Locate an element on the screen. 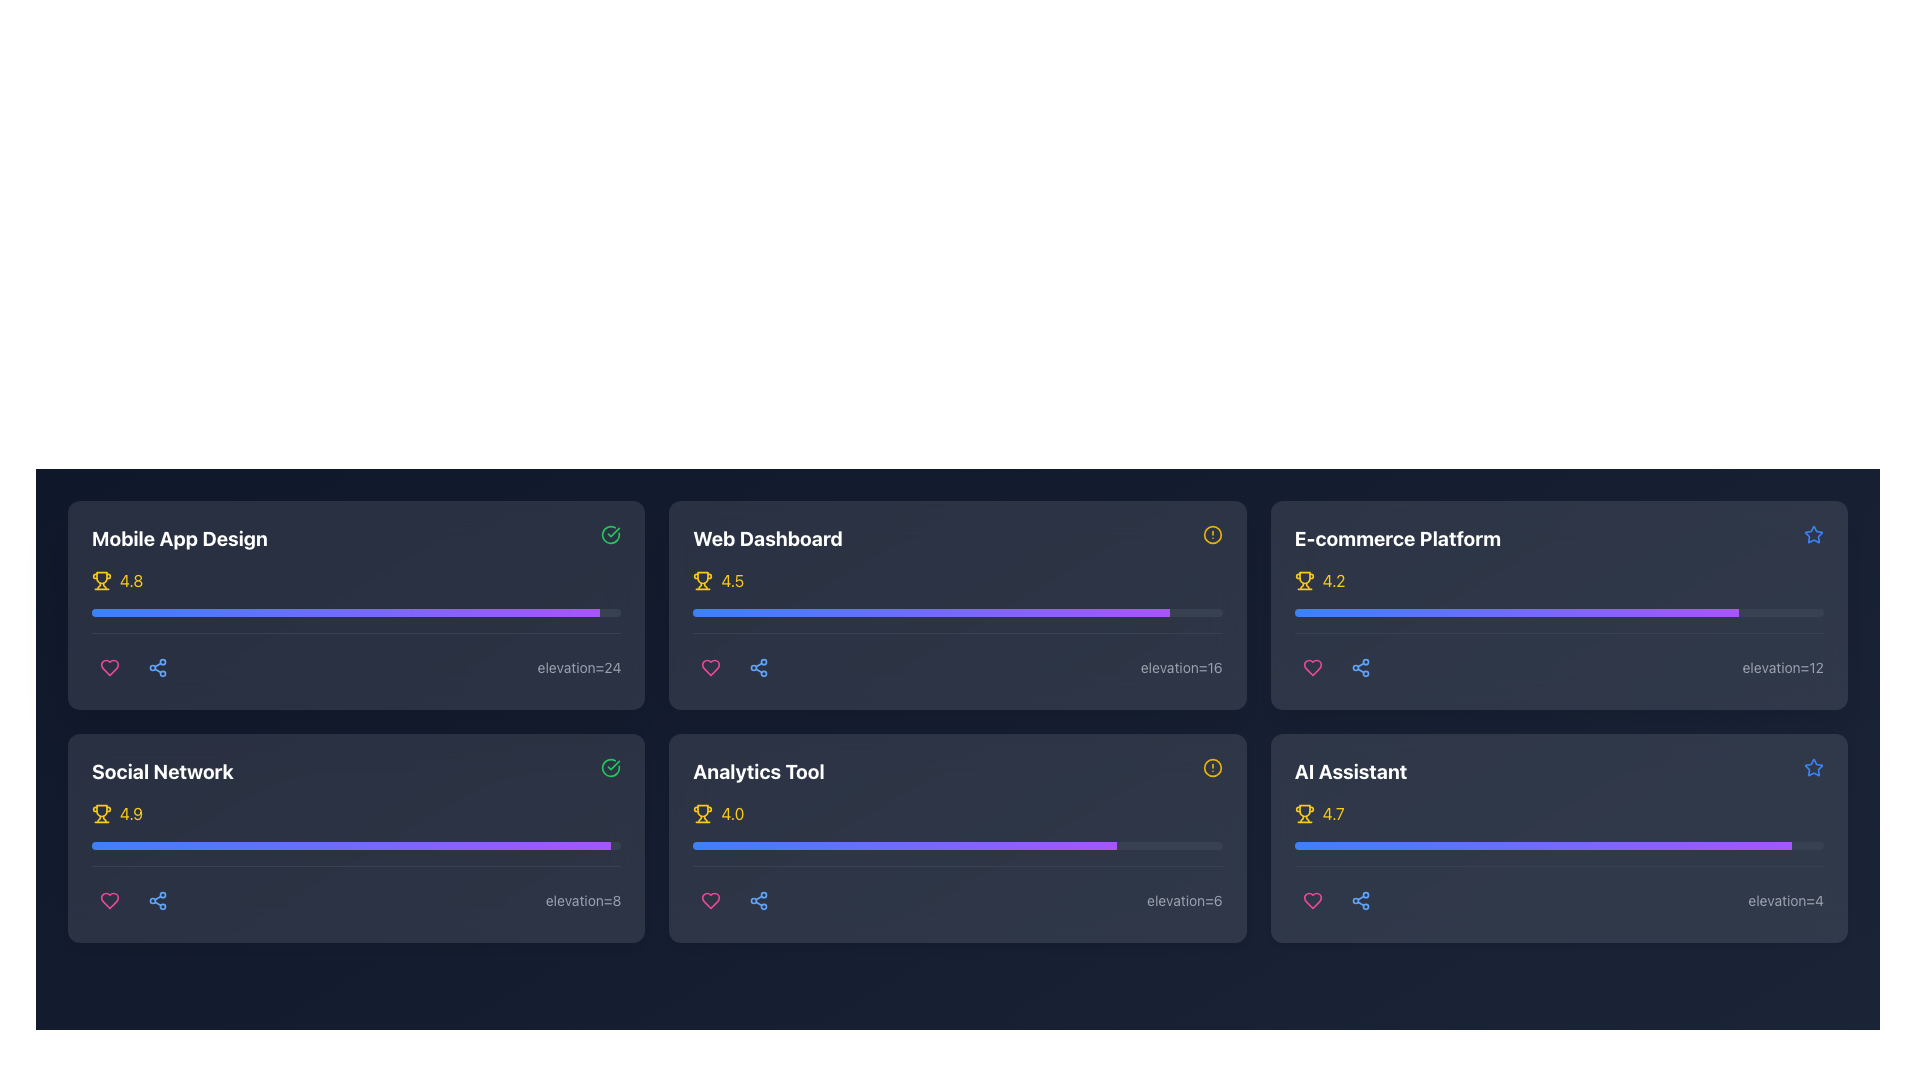  the circular icon with an inner checkmark in the top-right corner of the 'Mobile App Design' card is located at coordinates (610, 534).